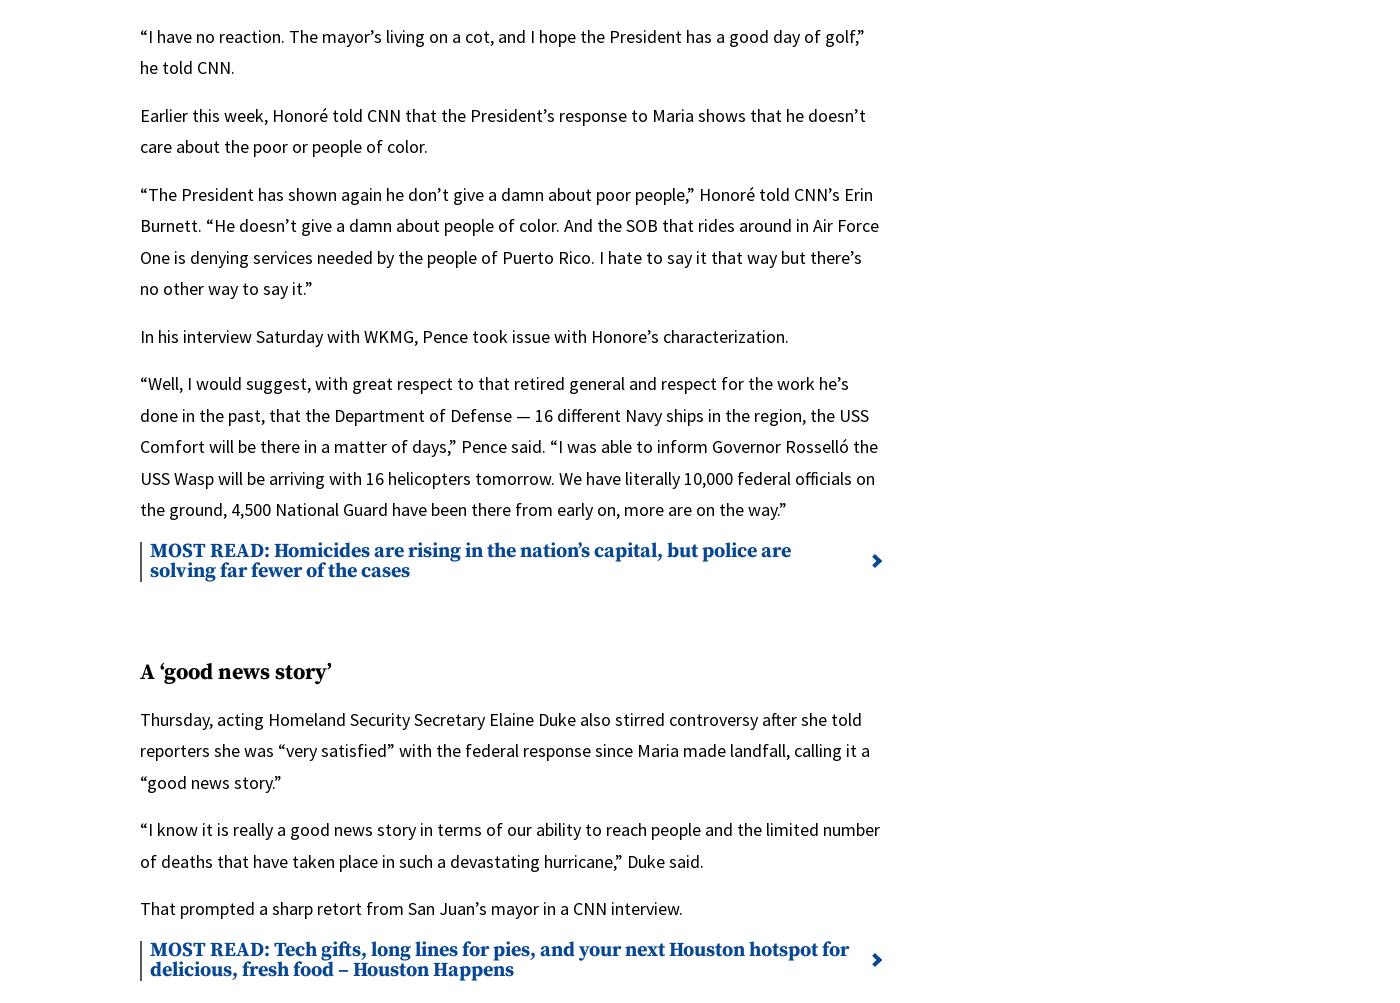 The image size is (1400, 1003). Describe the element at coordinates (510, 845) in the screenshot. I see `'“I know it is really a good news story in terms of our ability to reach people and the limited number of deaths that have taken place in such a devastating hurricane,” Duke said.'` at that location.